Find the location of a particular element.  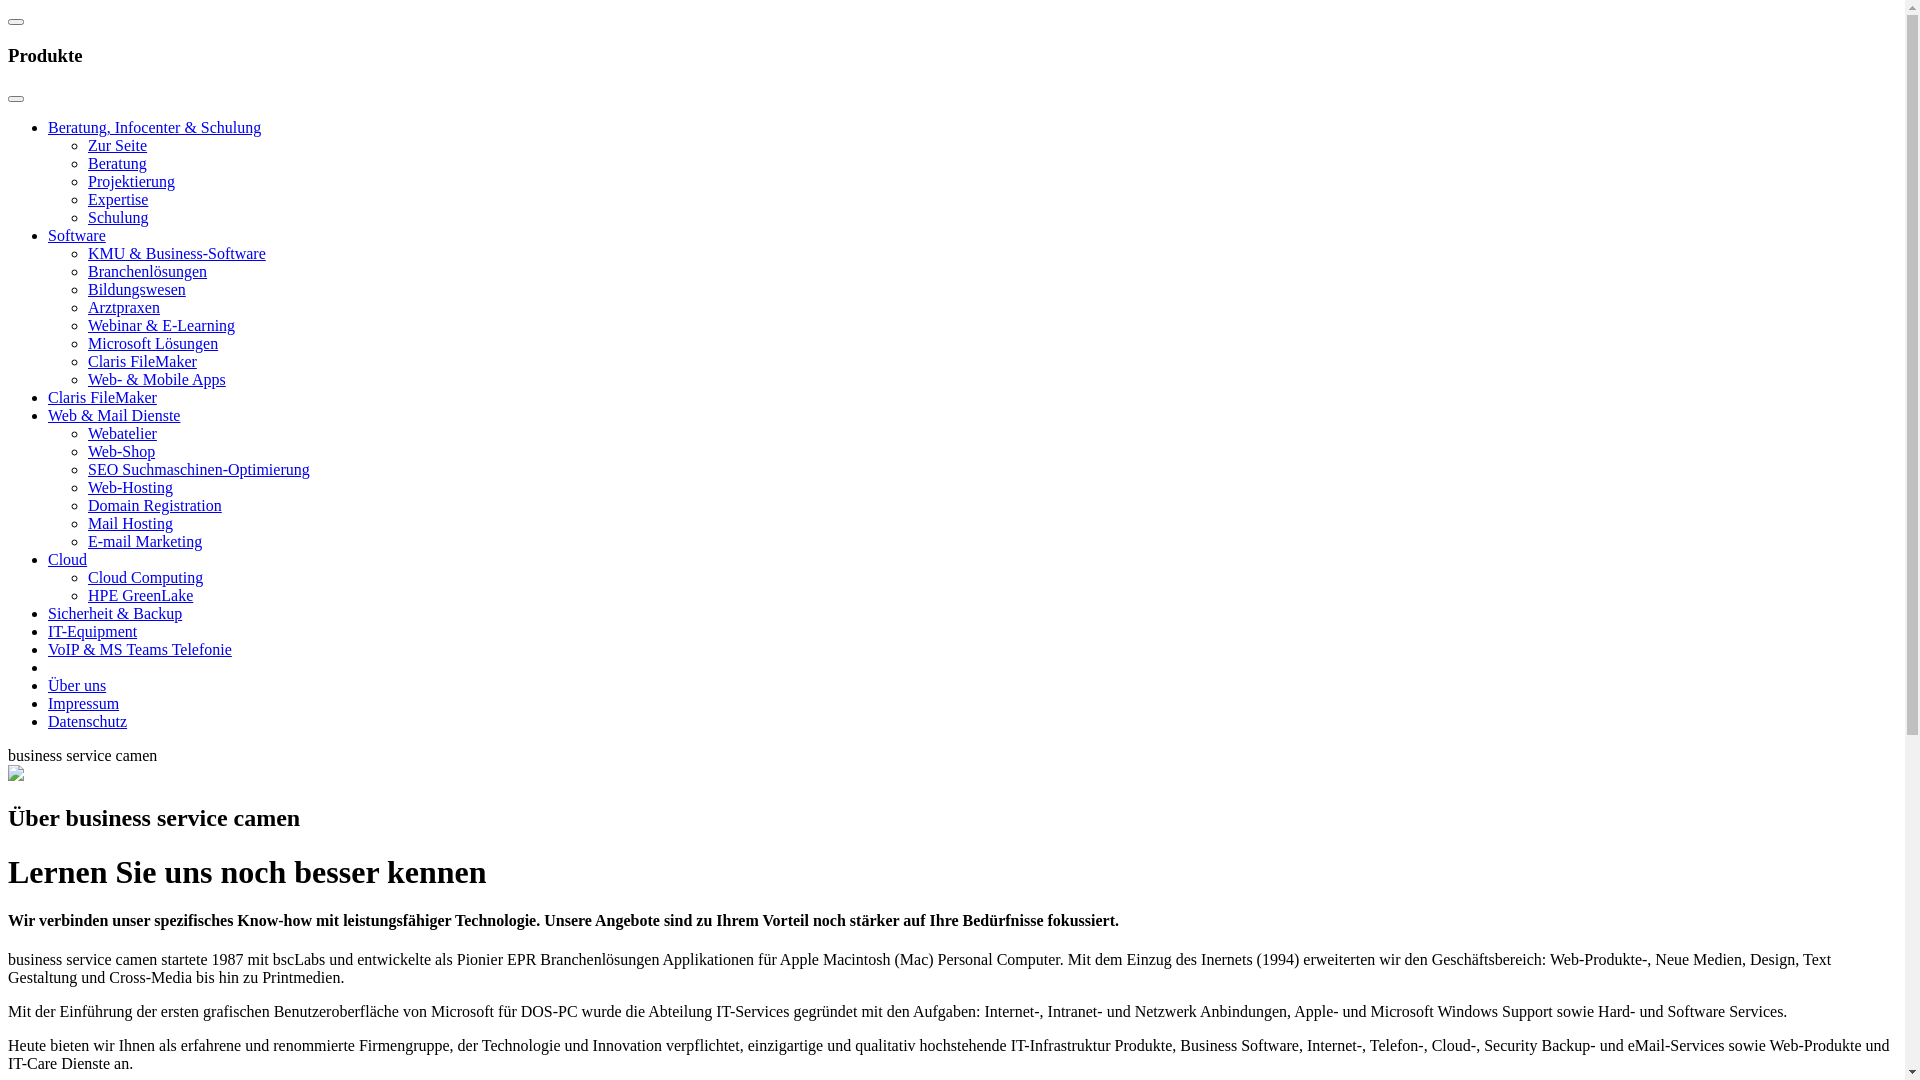

'Webatelier' is located at coordinates (121, 432).